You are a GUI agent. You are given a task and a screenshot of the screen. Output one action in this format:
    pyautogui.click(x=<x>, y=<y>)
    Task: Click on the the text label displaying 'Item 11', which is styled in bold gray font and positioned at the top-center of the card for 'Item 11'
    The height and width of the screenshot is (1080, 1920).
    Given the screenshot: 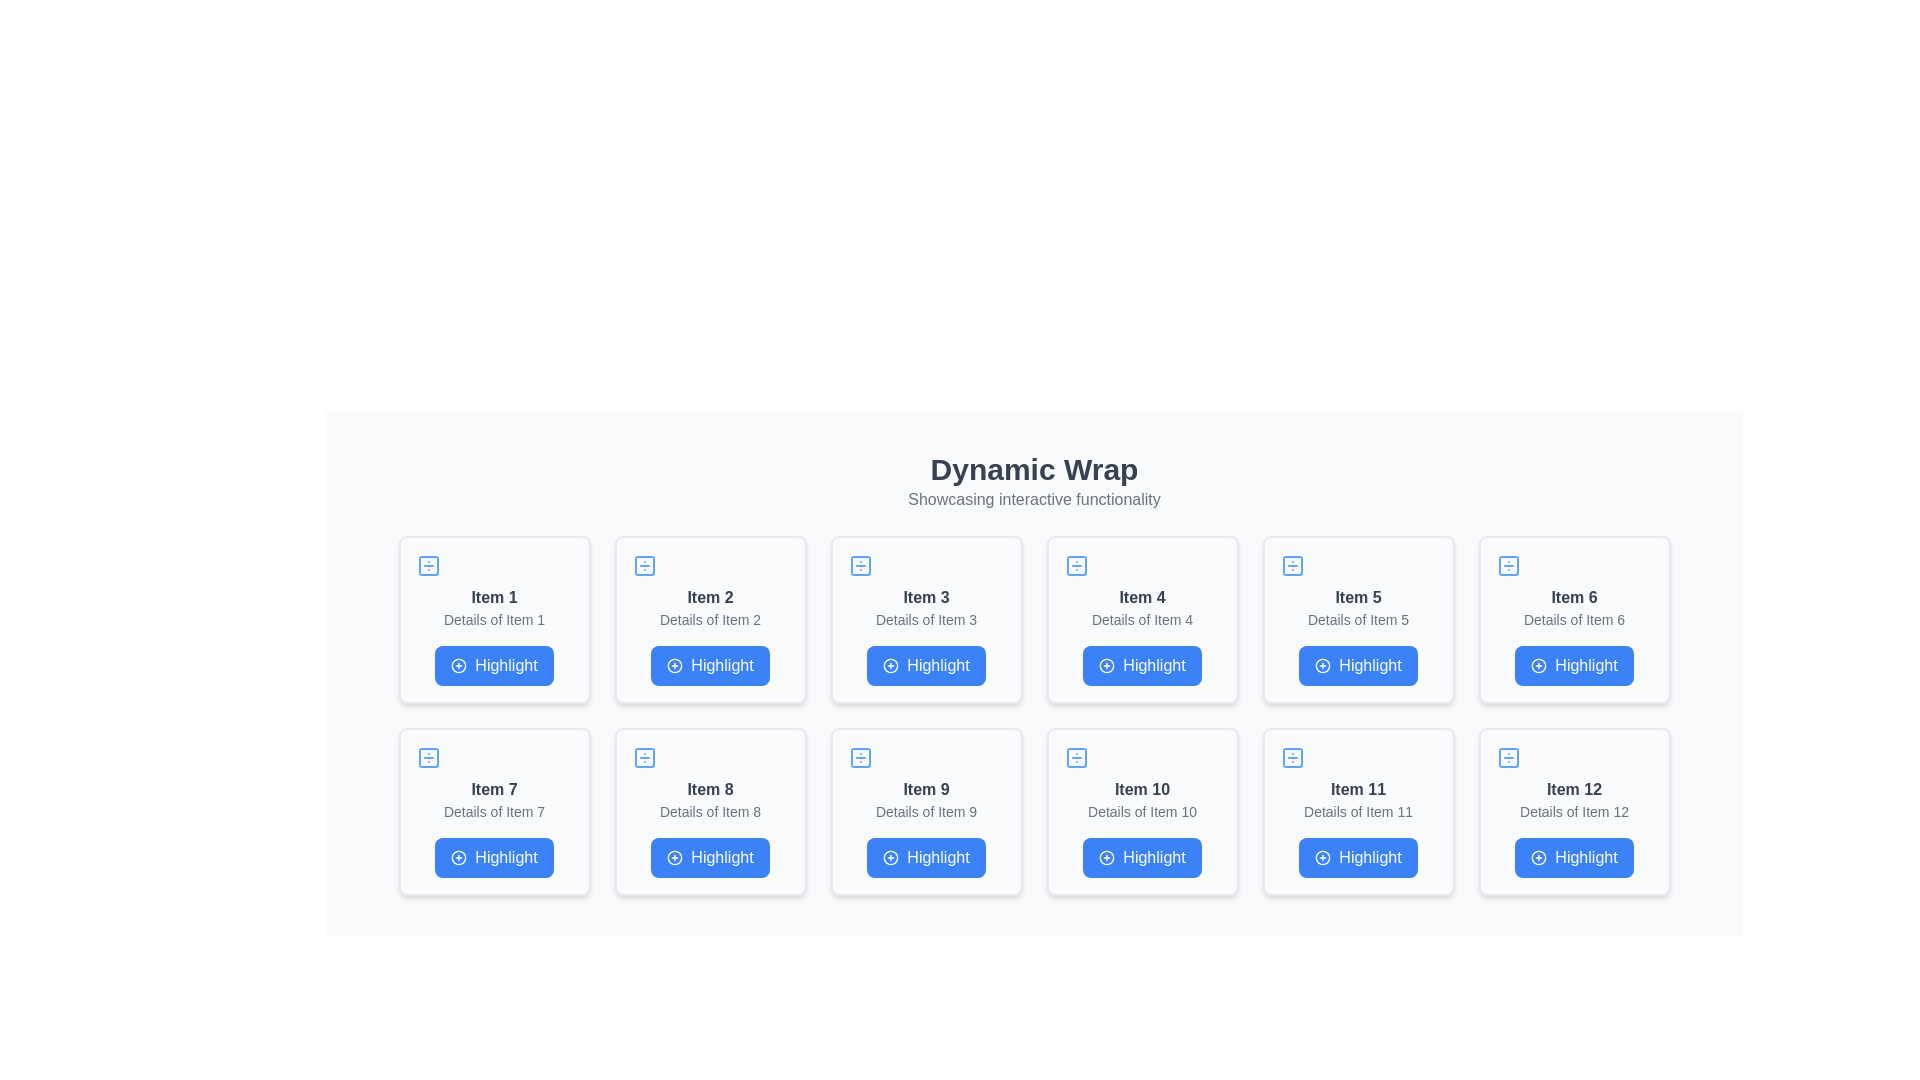 What is the action you would take?
    pyautogui.click(x=1358, y=789)
    